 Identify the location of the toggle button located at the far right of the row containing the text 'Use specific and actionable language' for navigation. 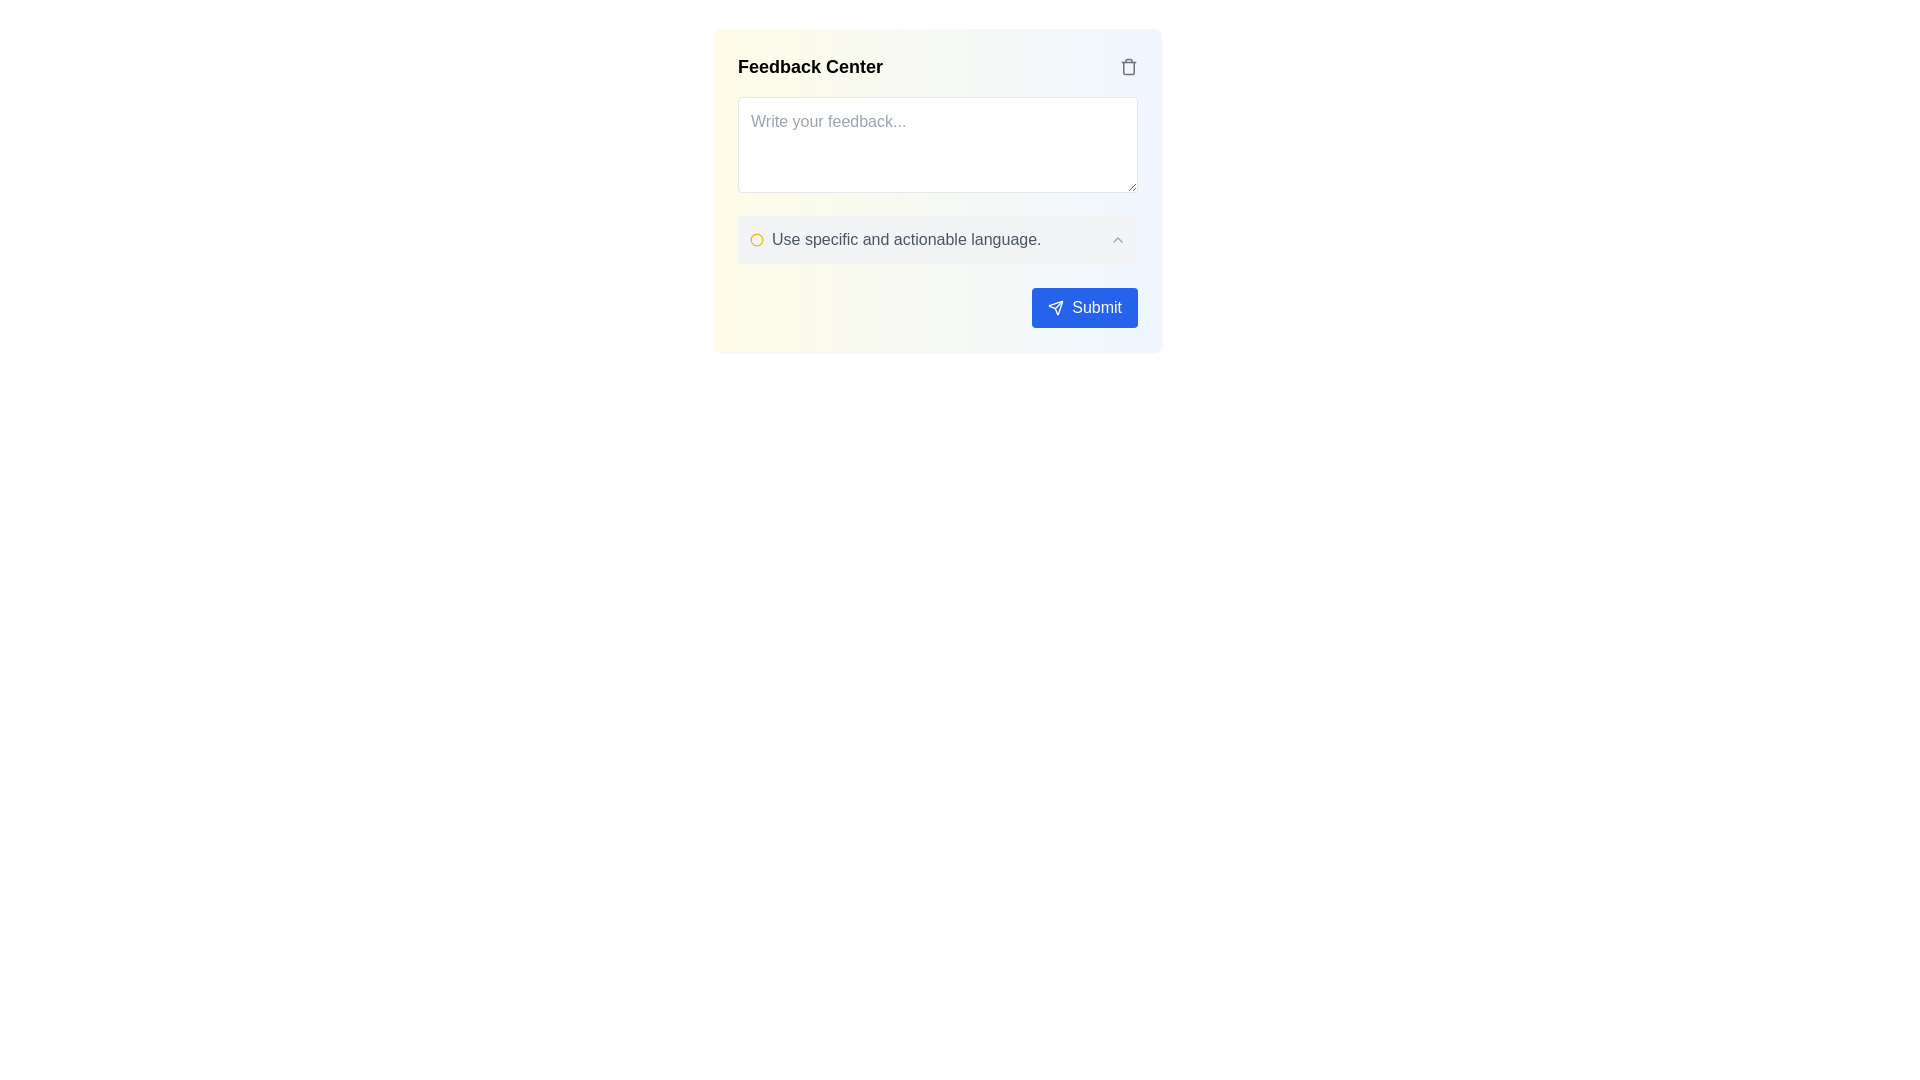
(1117, 238).